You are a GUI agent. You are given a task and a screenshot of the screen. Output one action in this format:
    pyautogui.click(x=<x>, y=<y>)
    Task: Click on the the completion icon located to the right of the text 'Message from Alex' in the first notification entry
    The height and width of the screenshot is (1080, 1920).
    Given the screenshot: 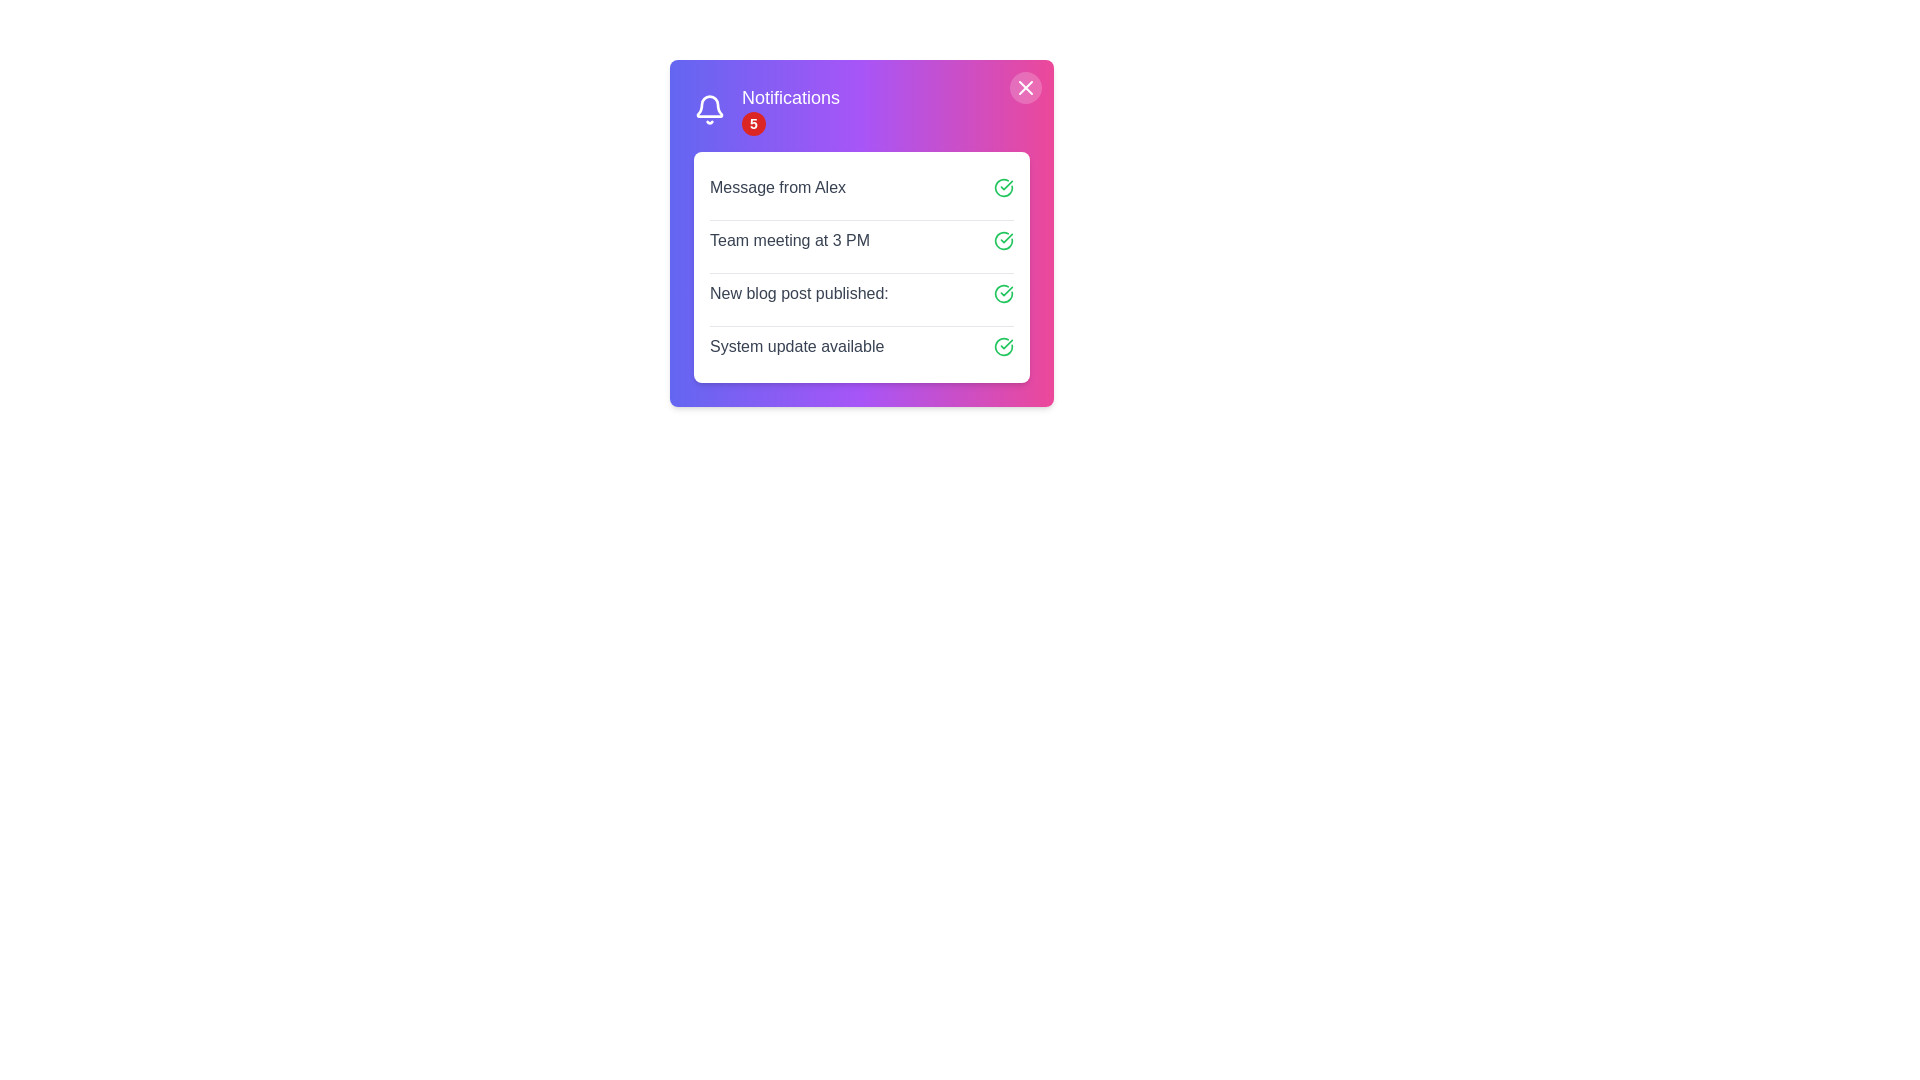 What is the action you would take?
    pyautogui.click(x=1003, y=188)
    